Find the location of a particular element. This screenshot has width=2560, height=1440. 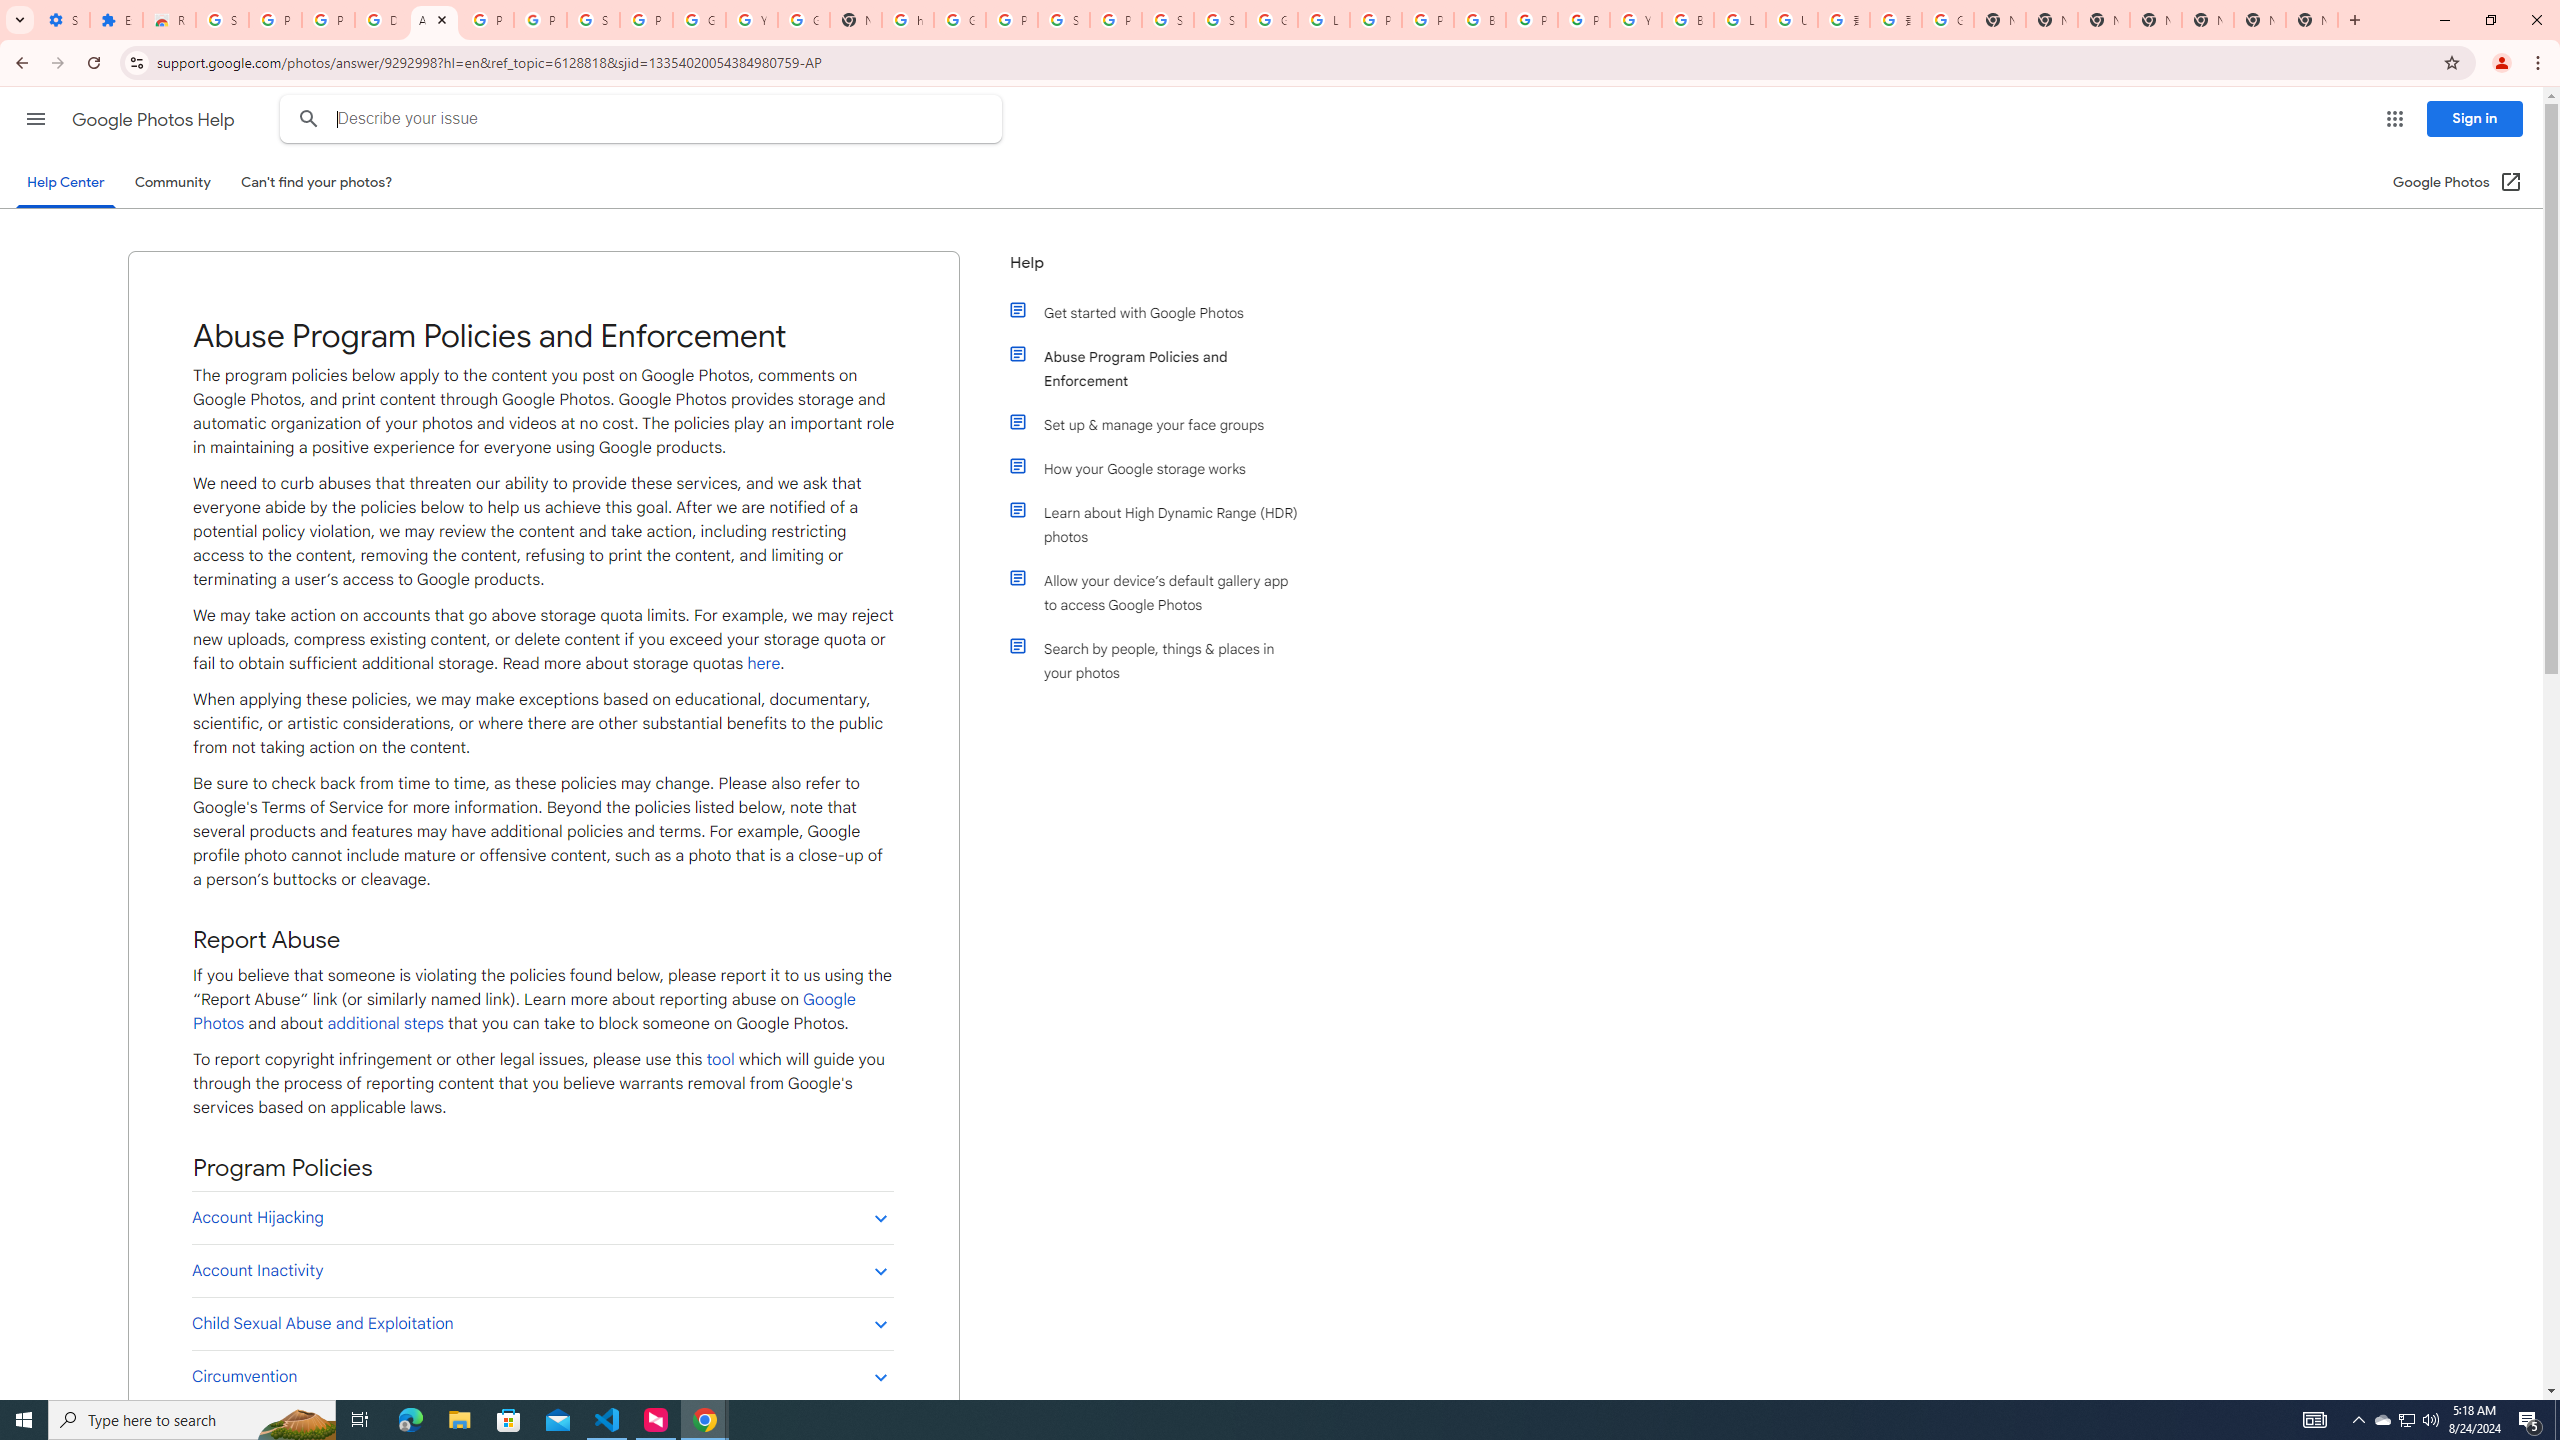

'Search Help Center' is located at coordinates (309, 118).